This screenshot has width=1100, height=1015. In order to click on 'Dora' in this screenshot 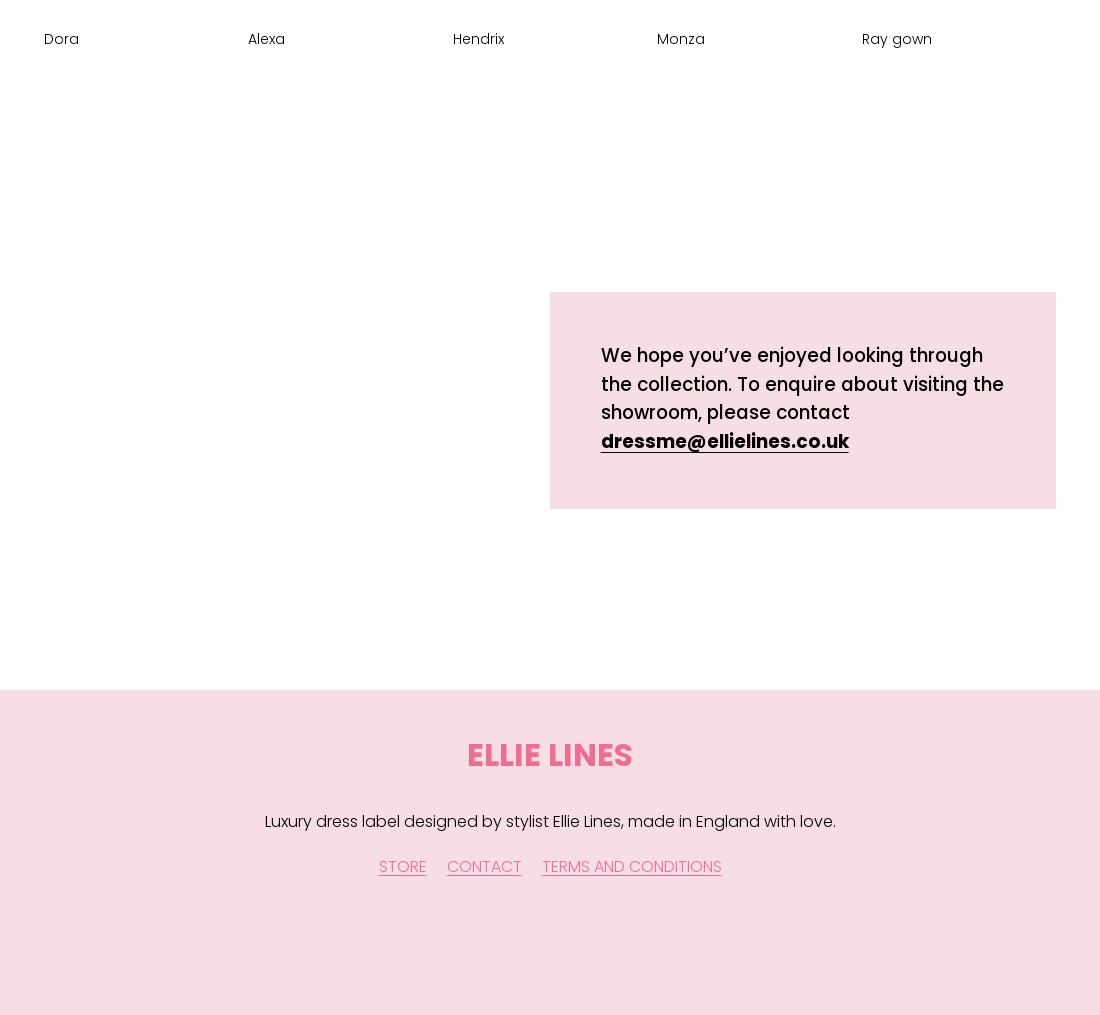, I will do `click(60, 36)`.